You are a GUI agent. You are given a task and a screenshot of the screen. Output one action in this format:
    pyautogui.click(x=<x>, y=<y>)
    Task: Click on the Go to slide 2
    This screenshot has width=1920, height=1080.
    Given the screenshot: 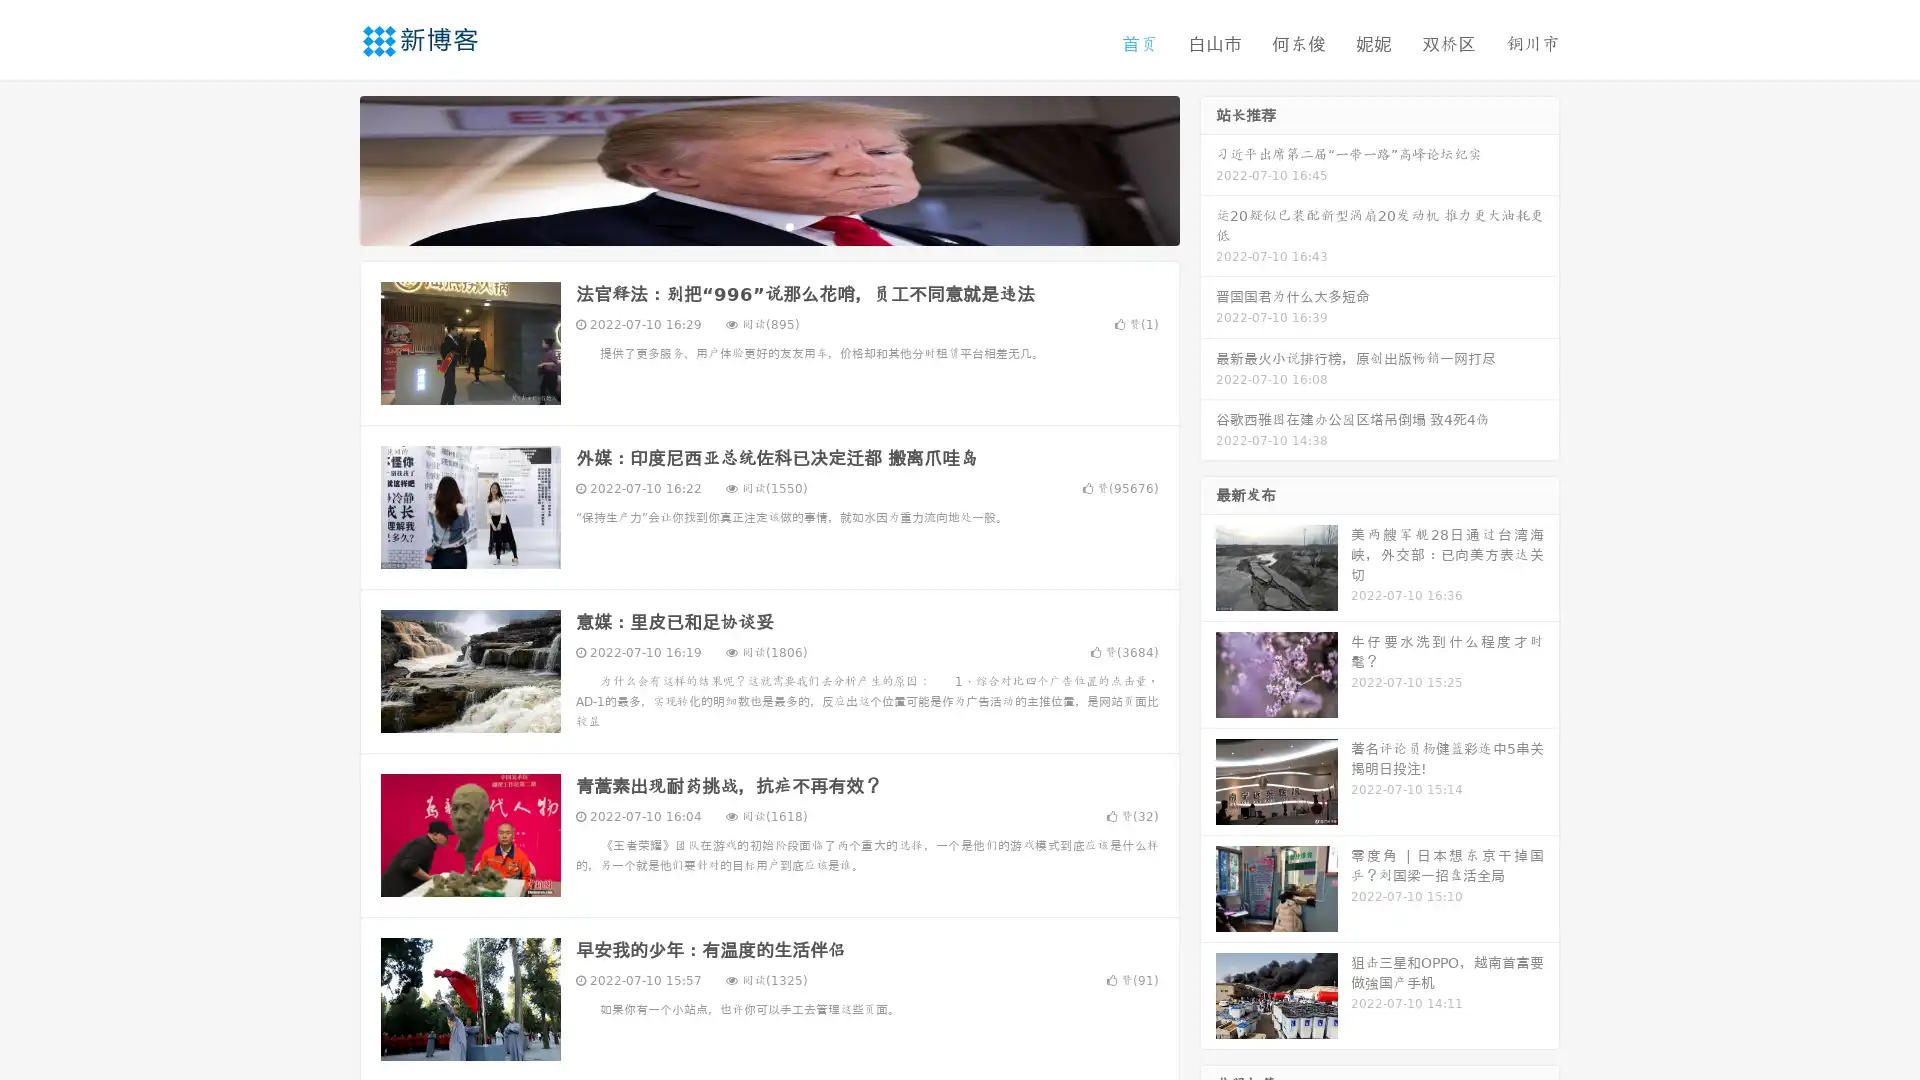 What is the action you would take?
    pyautogui.click(x=768, y=225)
    